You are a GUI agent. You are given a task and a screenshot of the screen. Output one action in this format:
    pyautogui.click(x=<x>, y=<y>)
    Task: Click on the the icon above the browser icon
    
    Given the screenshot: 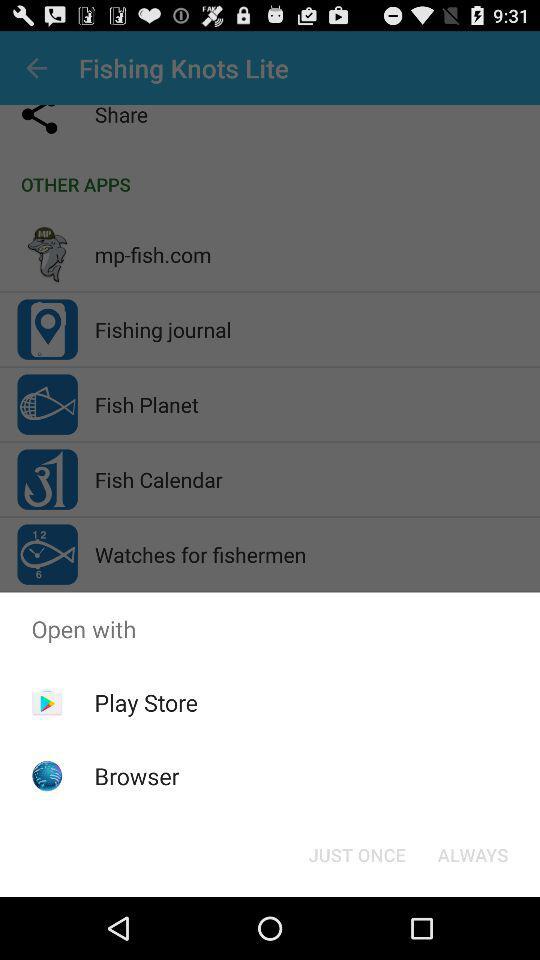 What is the action you would take?
    pyautogui.click(x=145, y=702)
    